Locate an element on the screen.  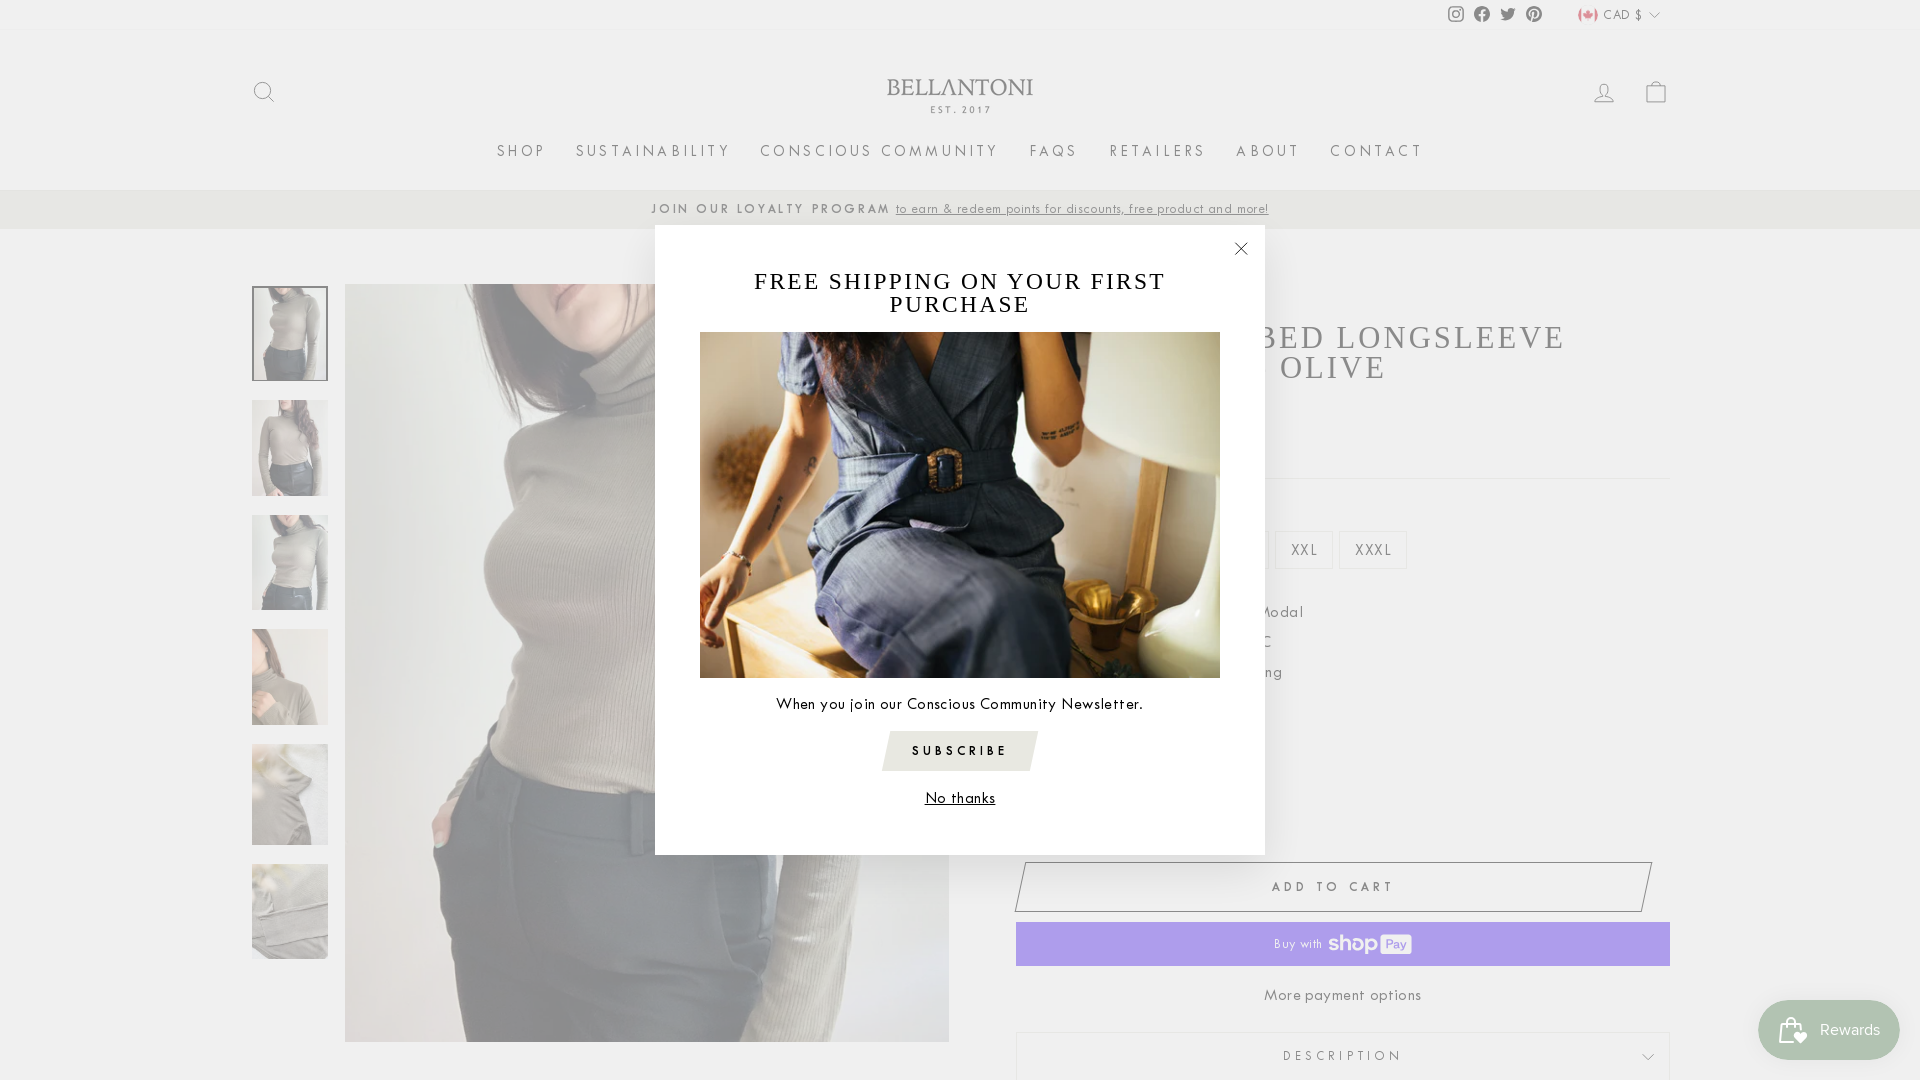
'Pinterest' is located at coordinates (1520, 15).